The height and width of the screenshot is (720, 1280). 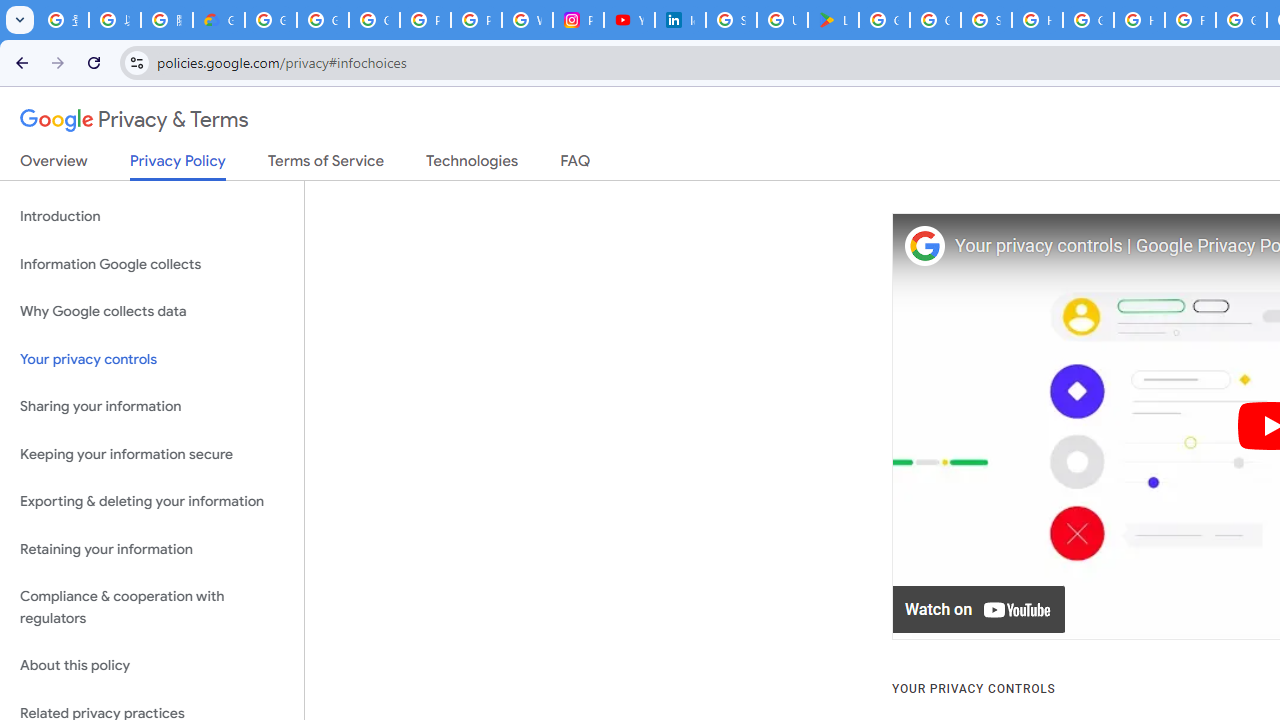 I want to click on 'YouTube Culture & Trends - On The Rise: Handcam Videos', so click(x=628, y=20).